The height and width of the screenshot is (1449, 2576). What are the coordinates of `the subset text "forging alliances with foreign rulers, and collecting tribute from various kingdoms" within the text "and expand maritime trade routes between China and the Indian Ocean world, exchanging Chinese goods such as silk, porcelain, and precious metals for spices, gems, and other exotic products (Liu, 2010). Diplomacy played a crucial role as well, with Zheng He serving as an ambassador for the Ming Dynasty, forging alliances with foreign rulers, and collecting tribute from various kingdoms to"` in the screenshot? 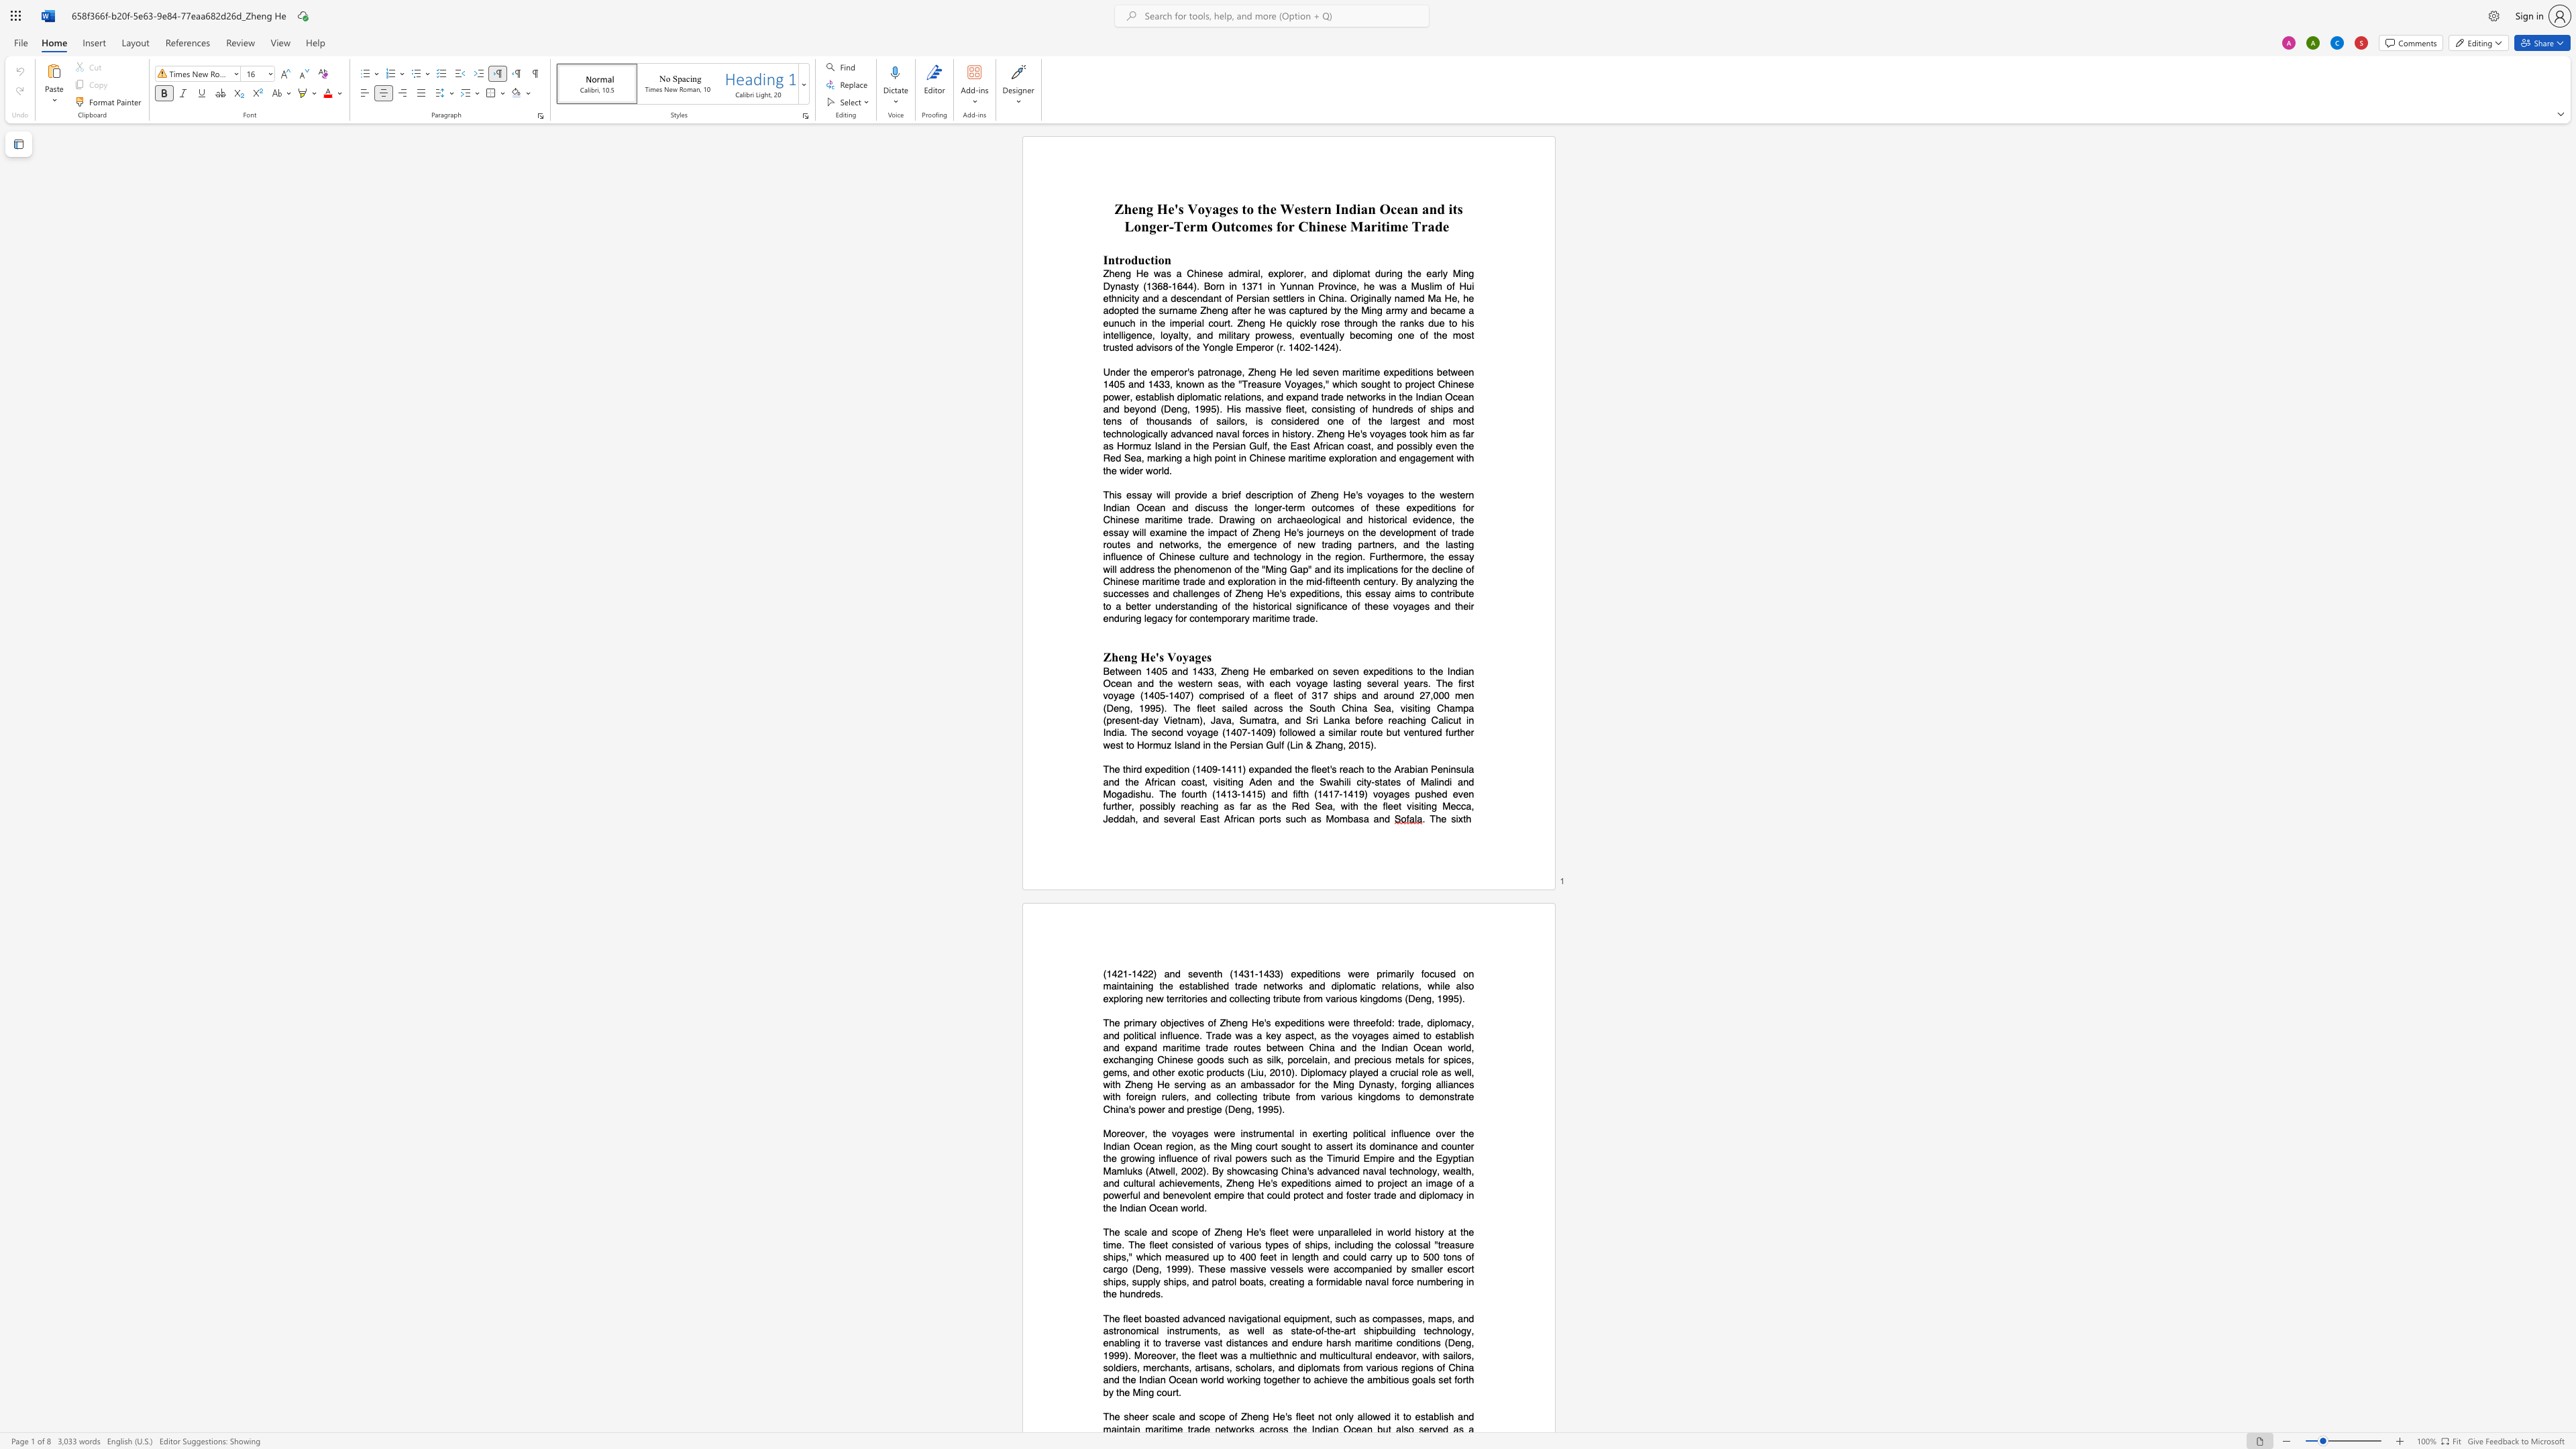 It's located at (1400, 1084).